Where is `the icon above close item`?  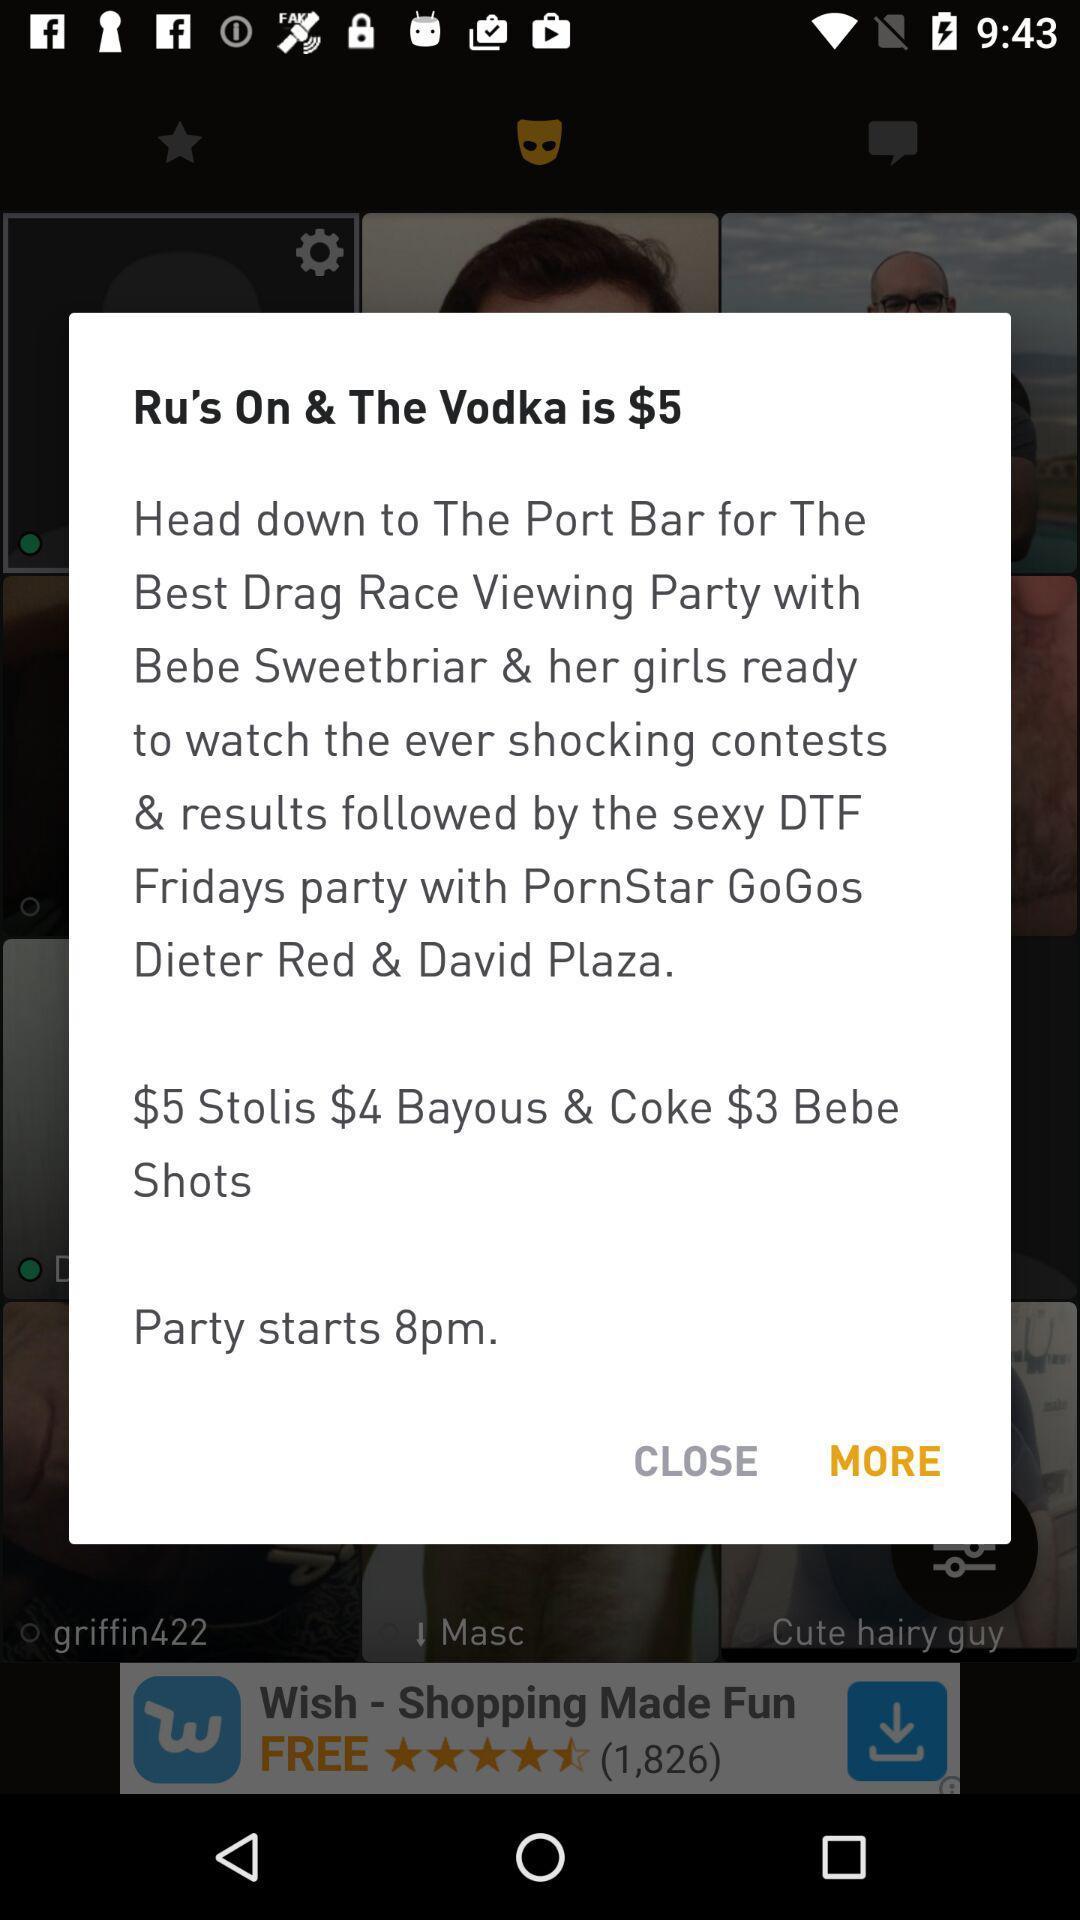 the icon above close item is located at coordinates (540, 920).